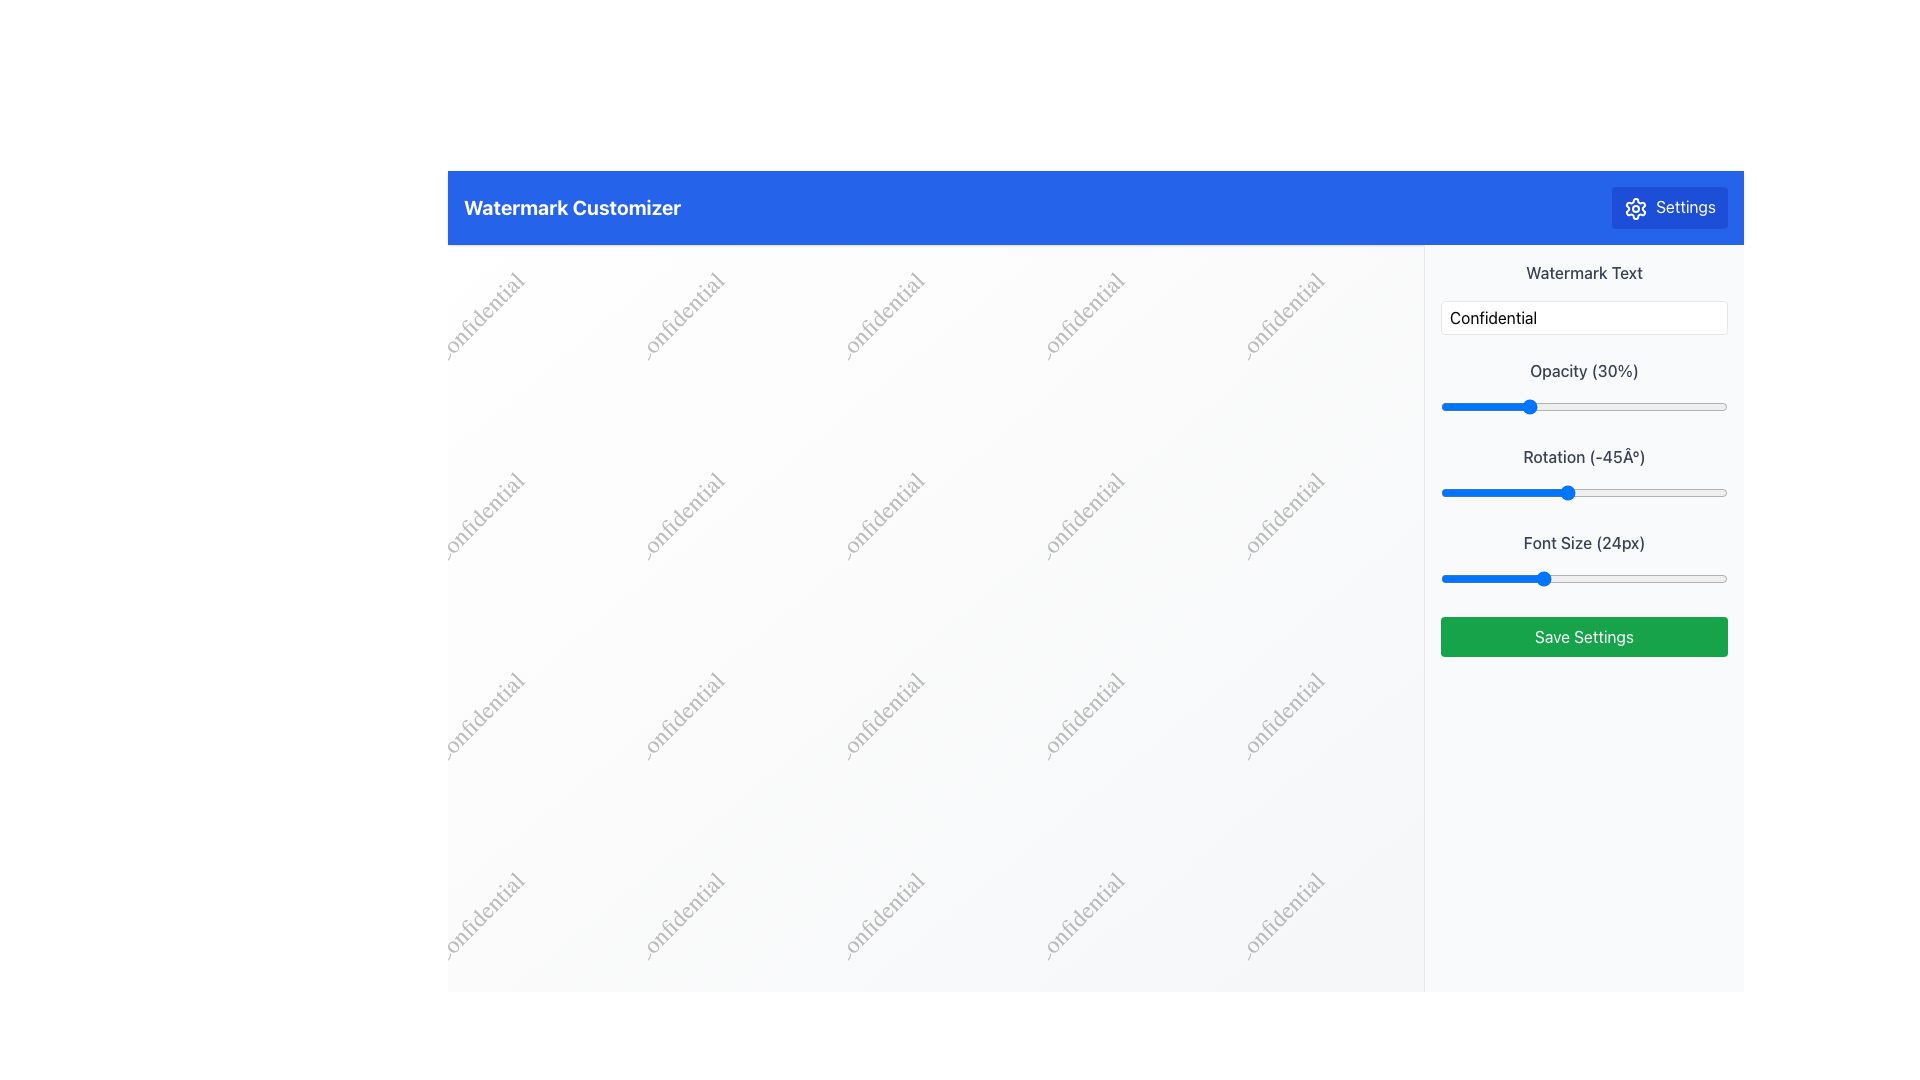 This screenshot has height=1080, width=1920. Describe the element at coordinates (1641, 578) in the screenshot. I see `the font size` at that location.